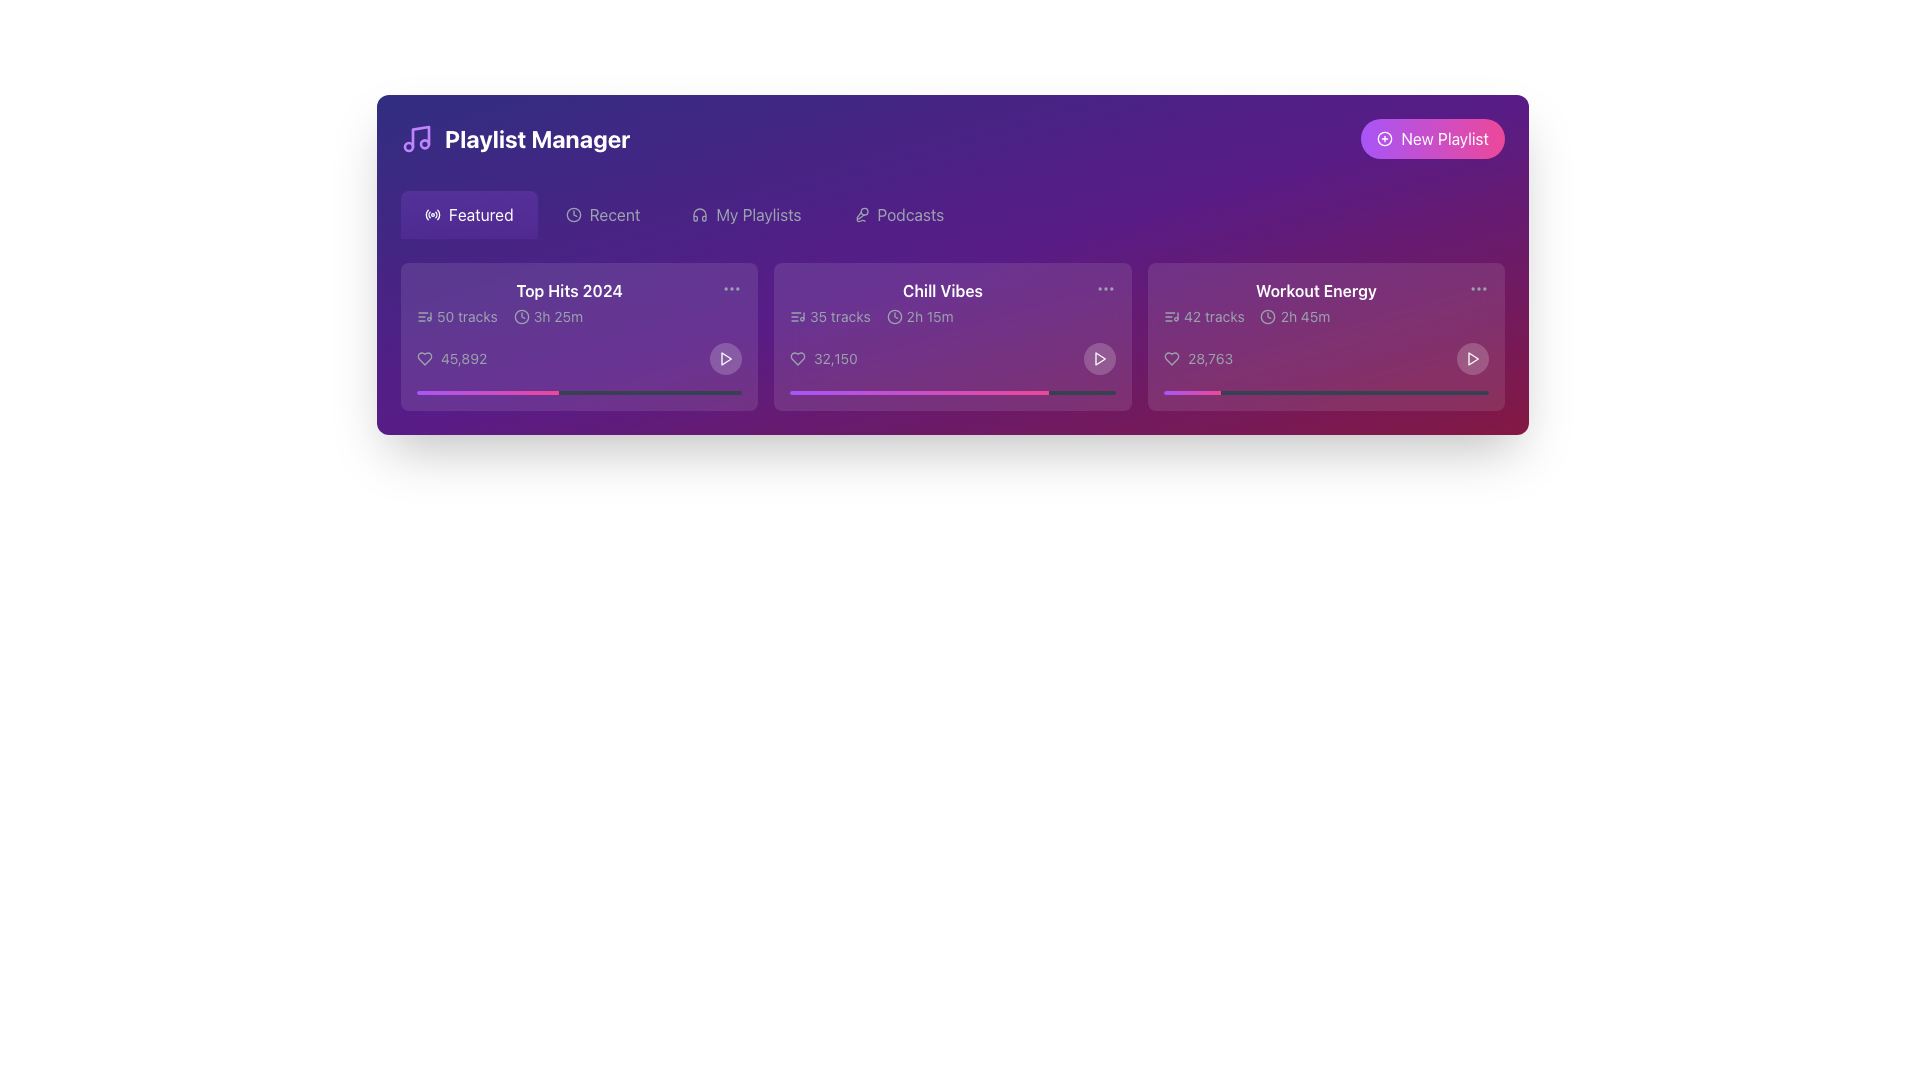  What do you see at coordinates (1203, 315) in the screenshot?
I see `the label that displays the number of tracks in the 'Workout Energy' playlist, located near the upper left corner of the playlist card, to the left of the '2h 45m' text` at bounding box center [1203, 315].